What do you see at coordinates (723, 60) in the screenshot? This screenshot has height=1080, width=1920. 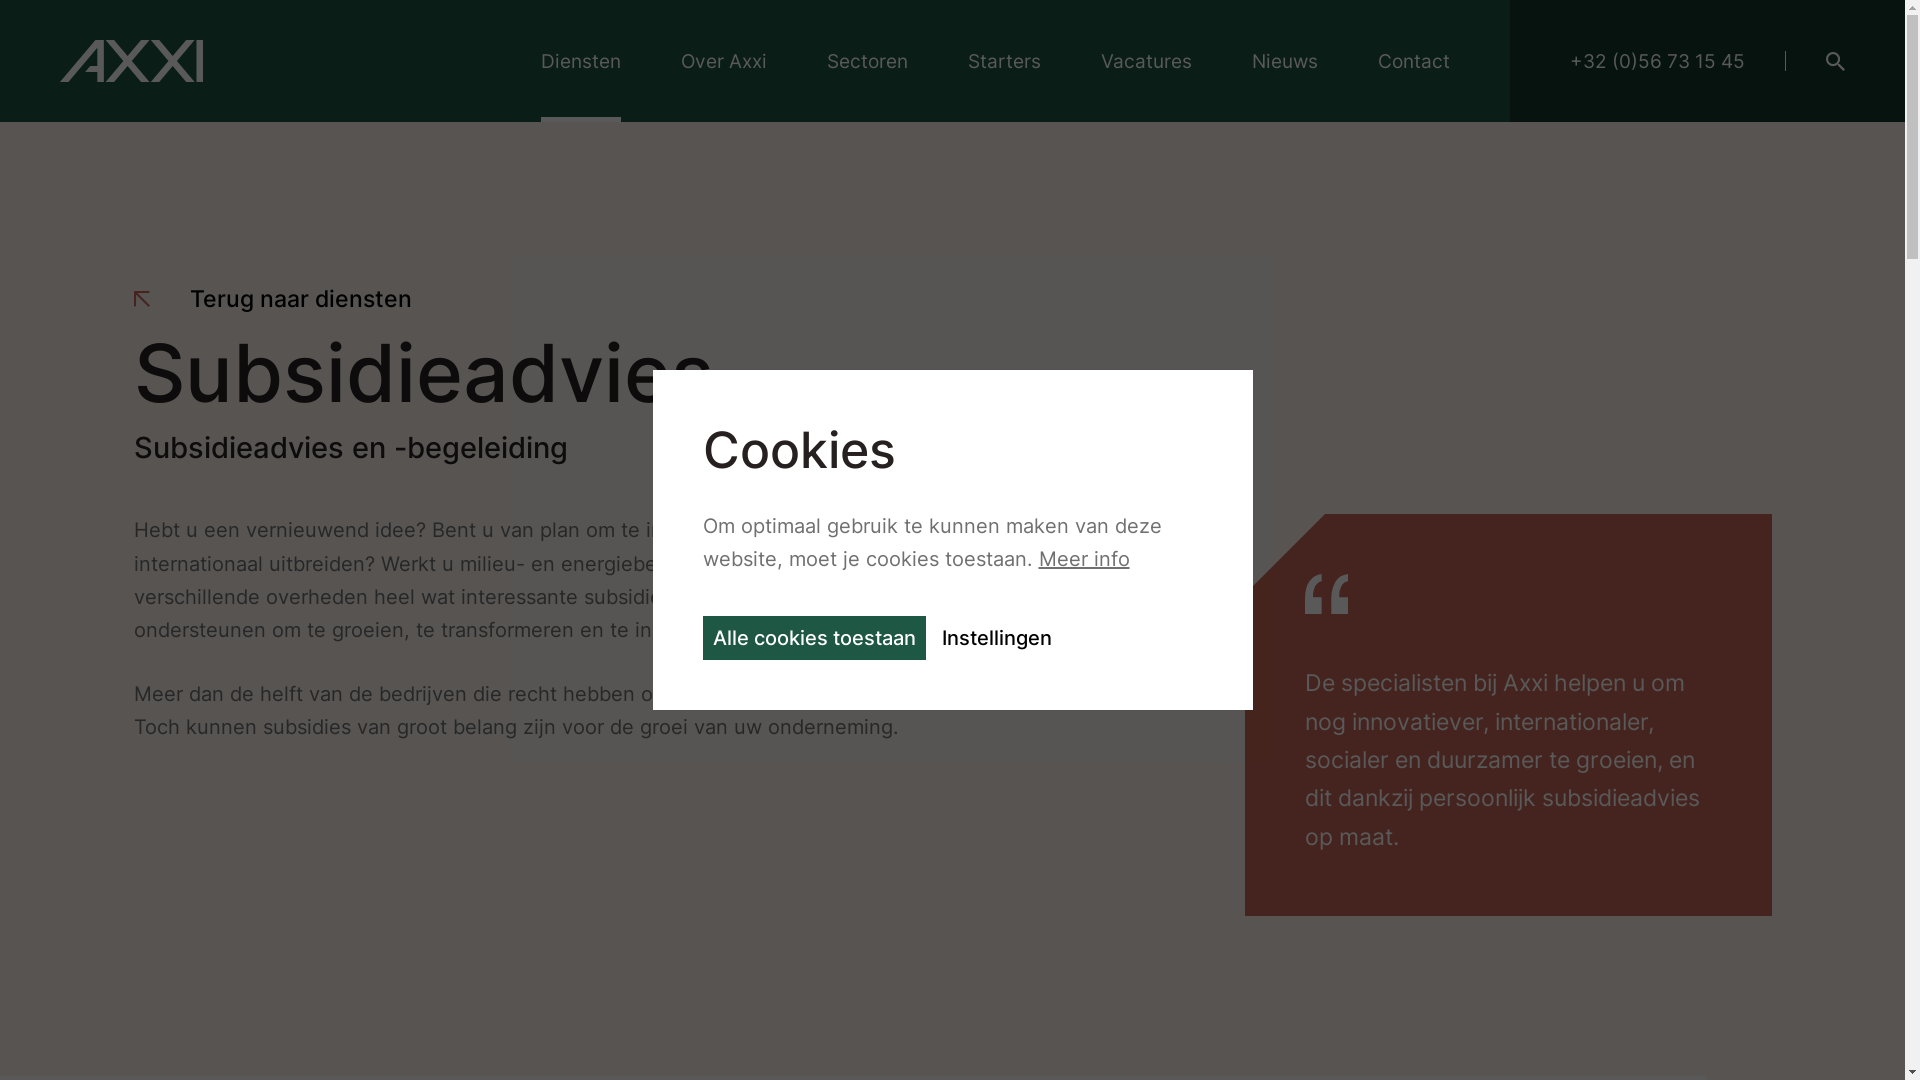 I see `'Over Axxi'` at bounding box center [723, 60].